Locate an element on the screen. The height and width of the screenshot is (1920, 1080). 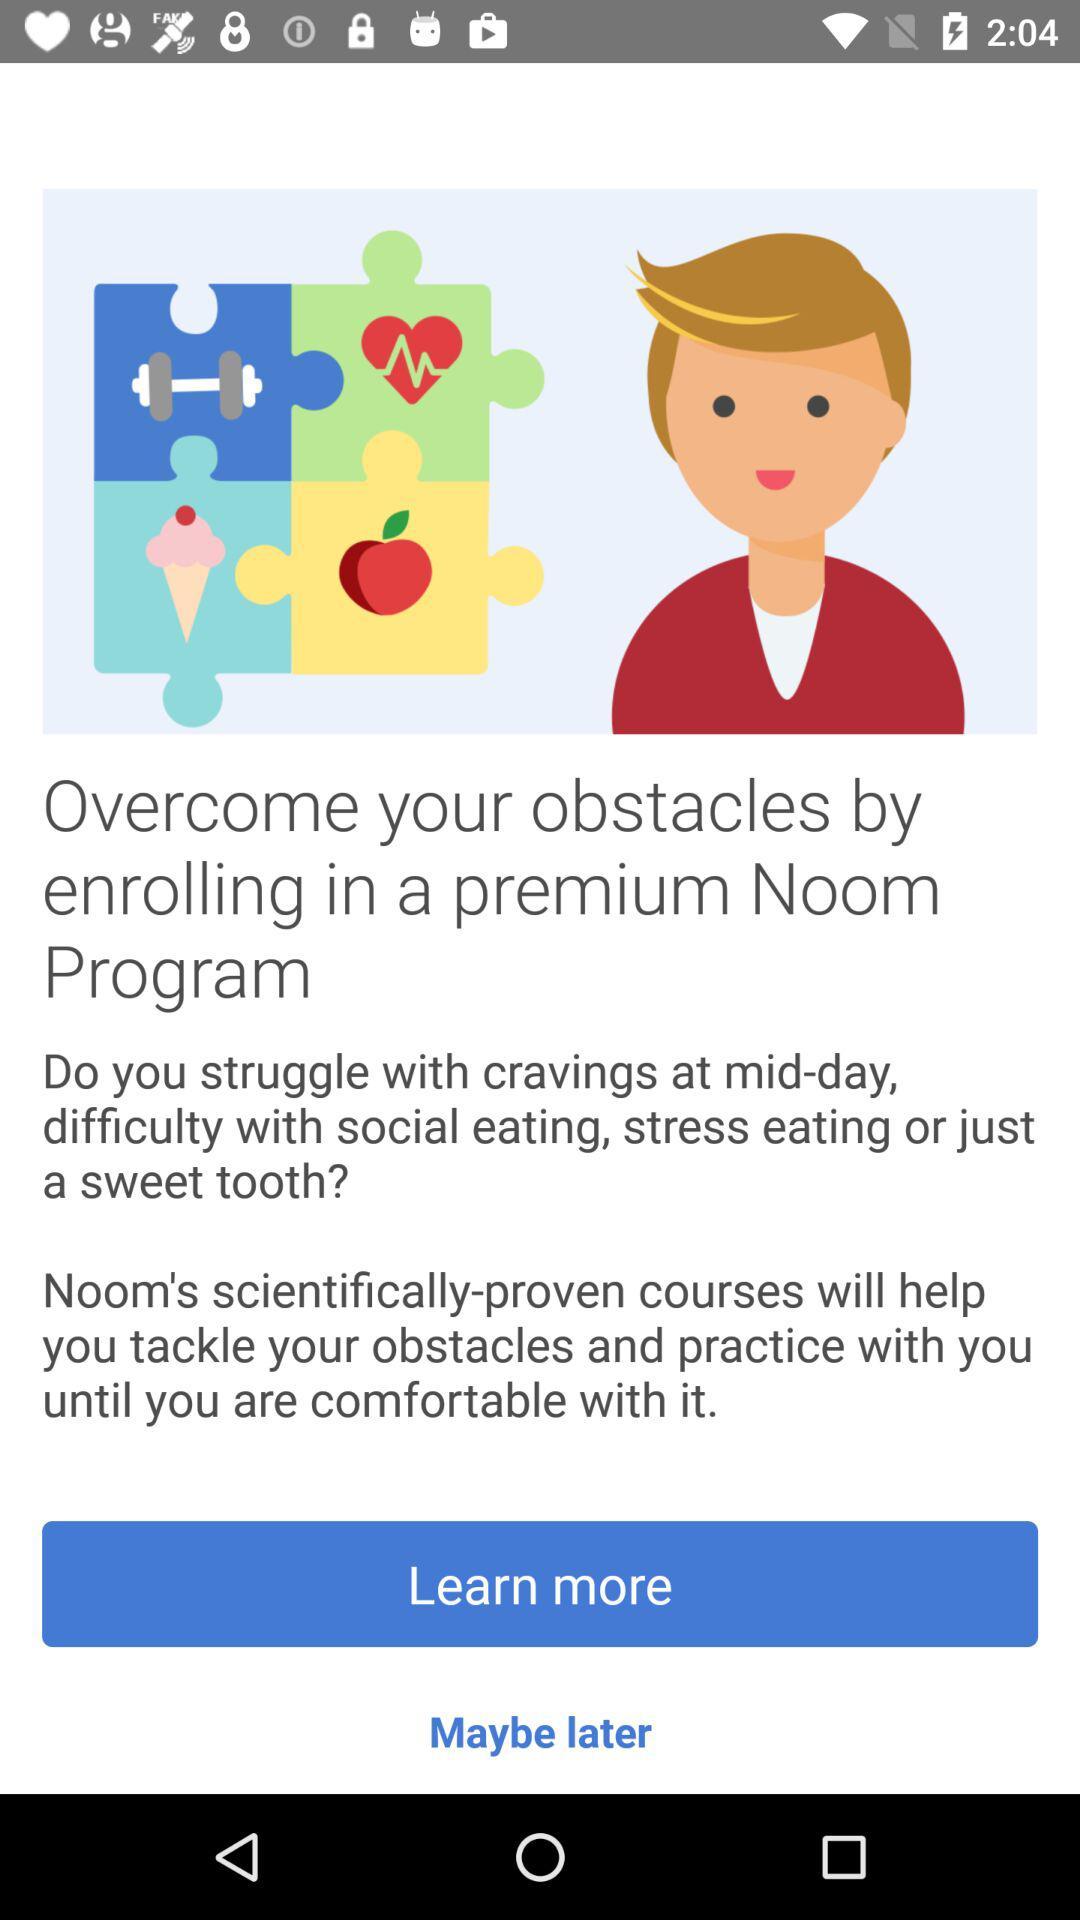
maybe later is located at coordinates (540, 1730).